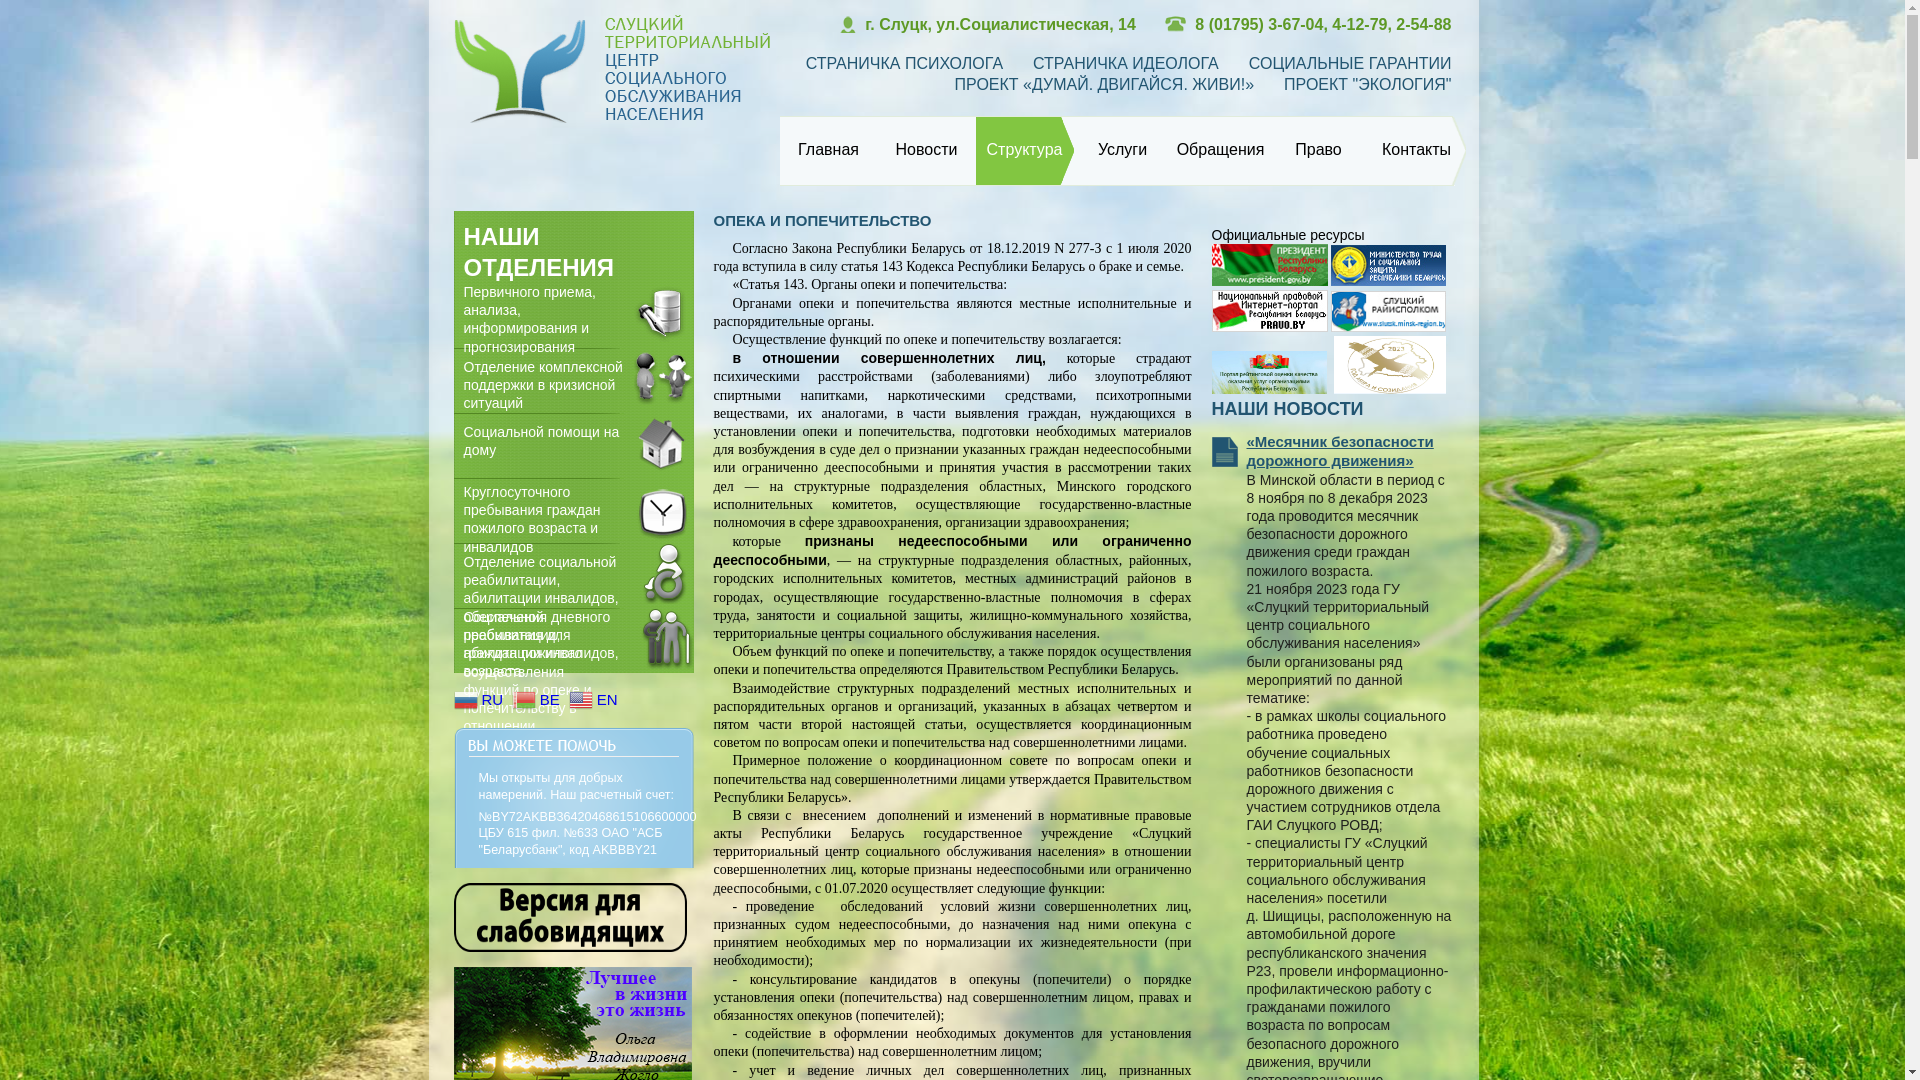  Describe the element at coordinates (594, 697) in the screenshot. I see `'EN'` at that location.